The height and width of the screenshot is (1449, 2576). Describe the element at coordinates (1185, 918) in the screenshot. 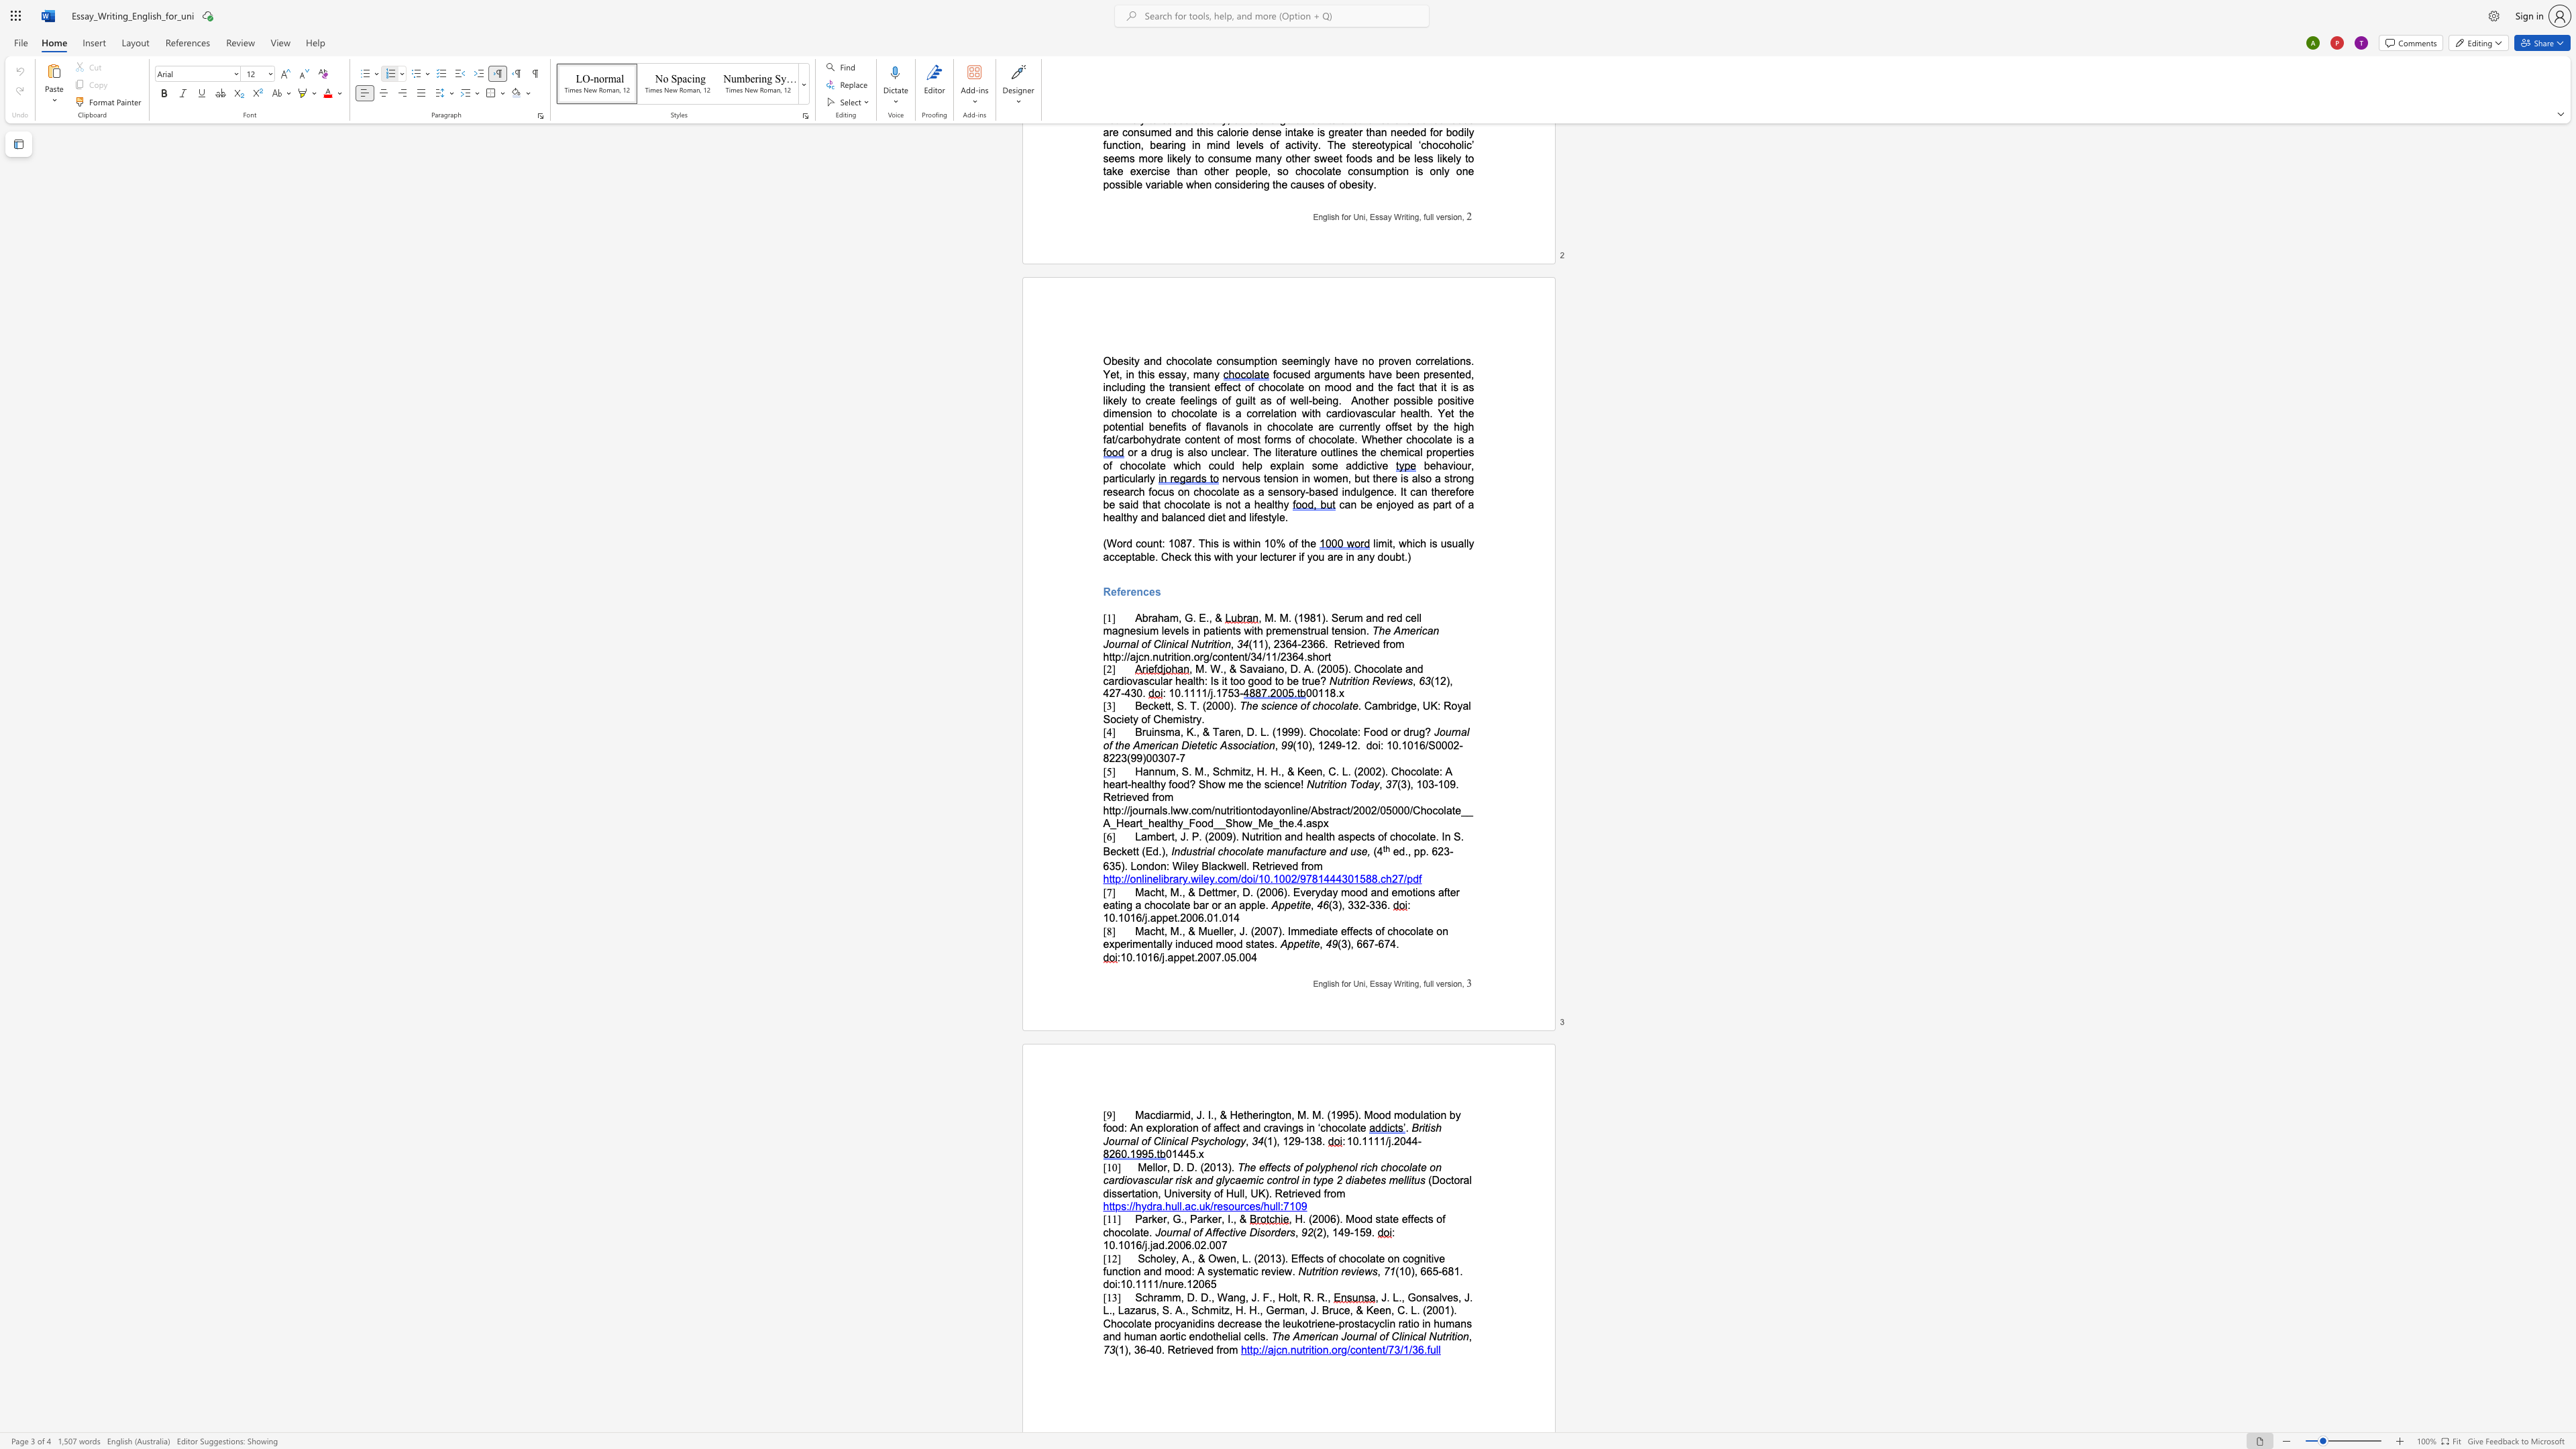

I see `the space between the continuous character "2" and "0" in the text` at that location.